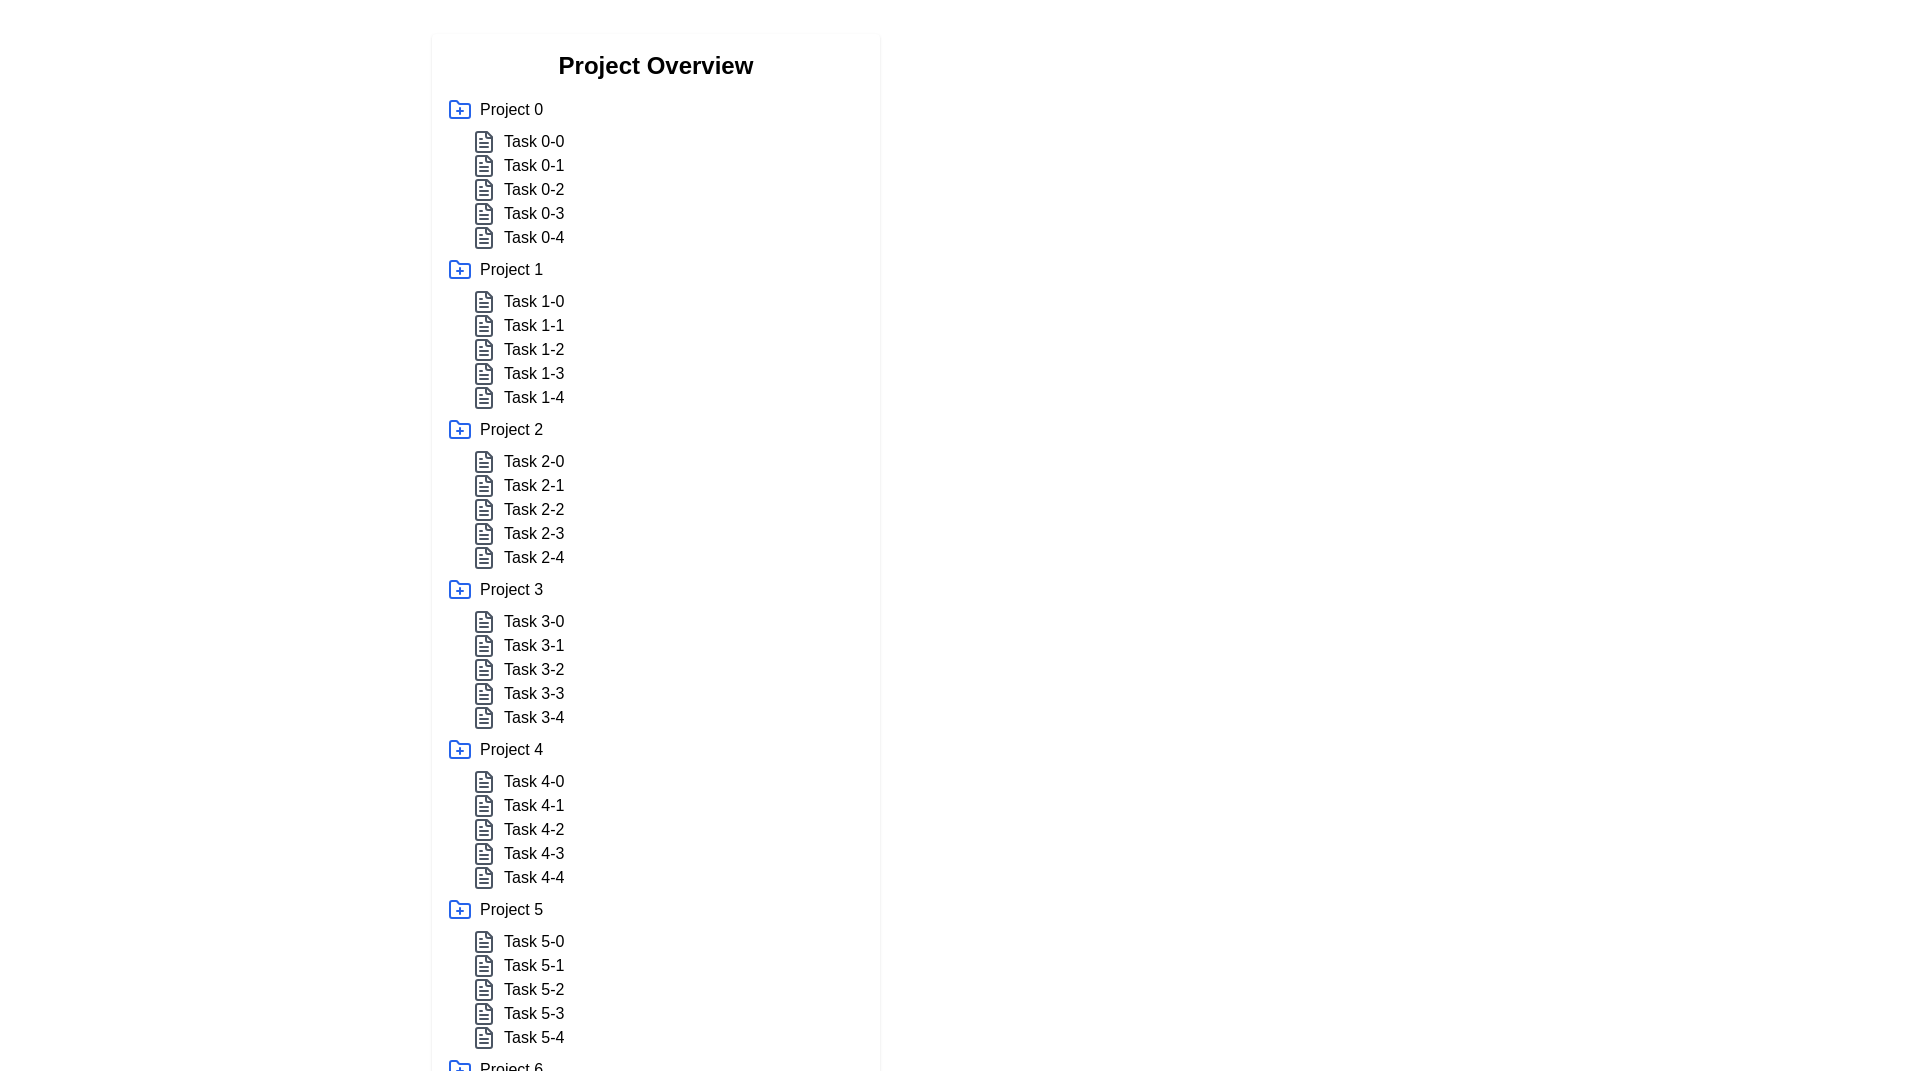 The image size is (1920, 1080). Describe the element at coordinates (484, 645) in the screenshot. I see `the document icon, which is styled as a gray SVG rectangle with a folded top-right corner, located under the heading 'Project 3' next to 'Task 3-1'` at that location.